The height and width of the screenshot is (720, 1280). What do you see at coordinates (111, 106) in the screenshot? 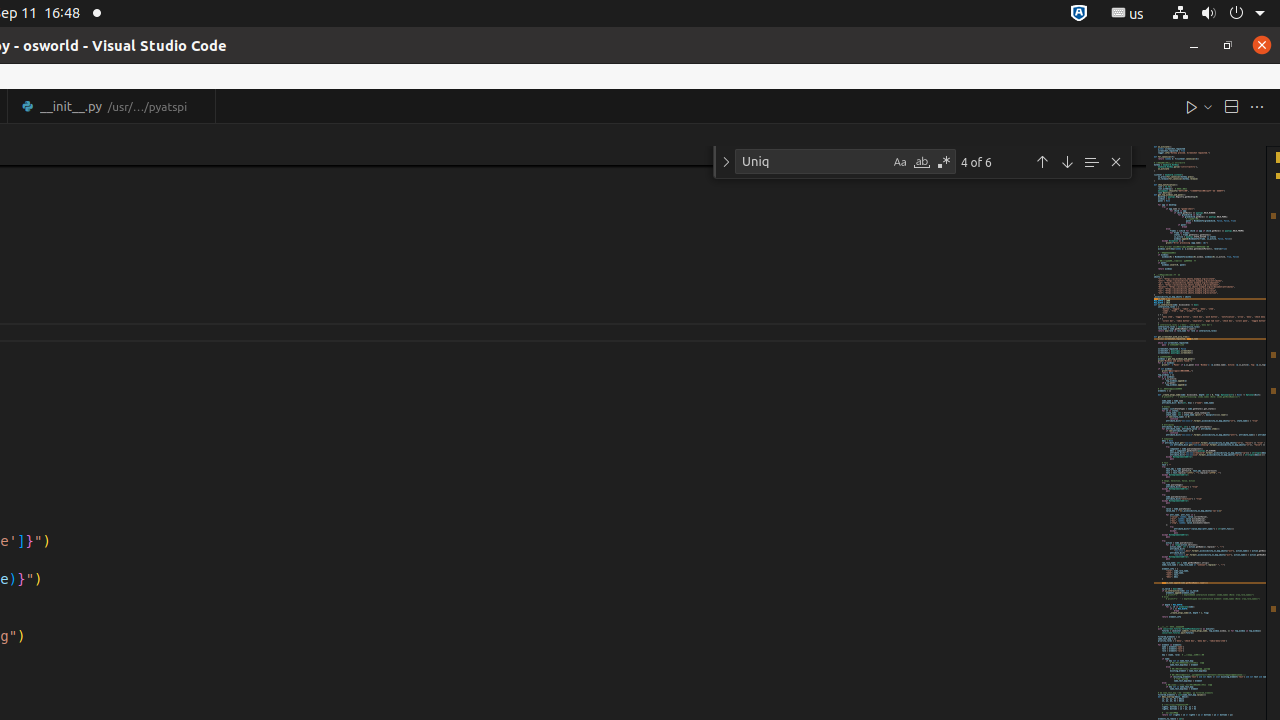
I see `'__init__.py'` at bounding box center [111, 106].